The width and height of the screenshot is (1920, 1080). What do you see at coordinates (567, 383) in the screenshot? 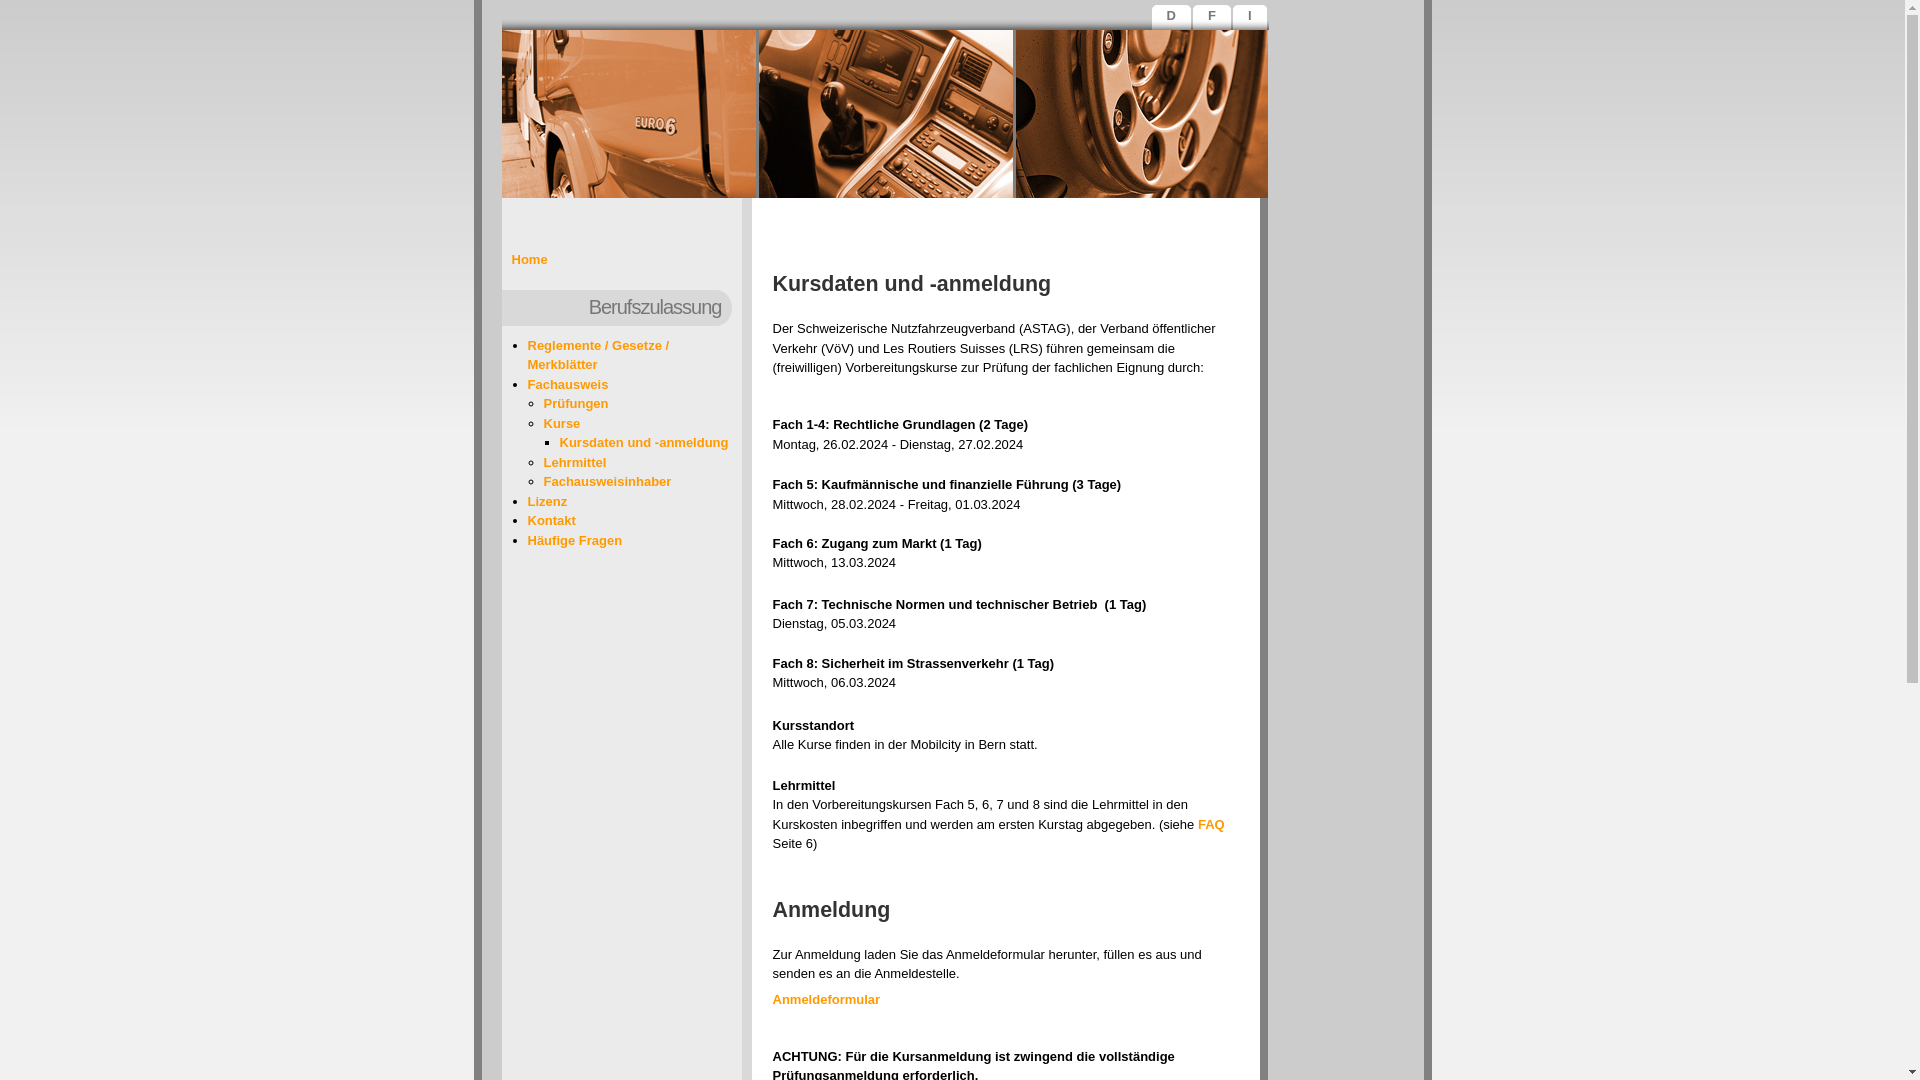
I see `'Fachausweis'` at bounding box center [567, 383].